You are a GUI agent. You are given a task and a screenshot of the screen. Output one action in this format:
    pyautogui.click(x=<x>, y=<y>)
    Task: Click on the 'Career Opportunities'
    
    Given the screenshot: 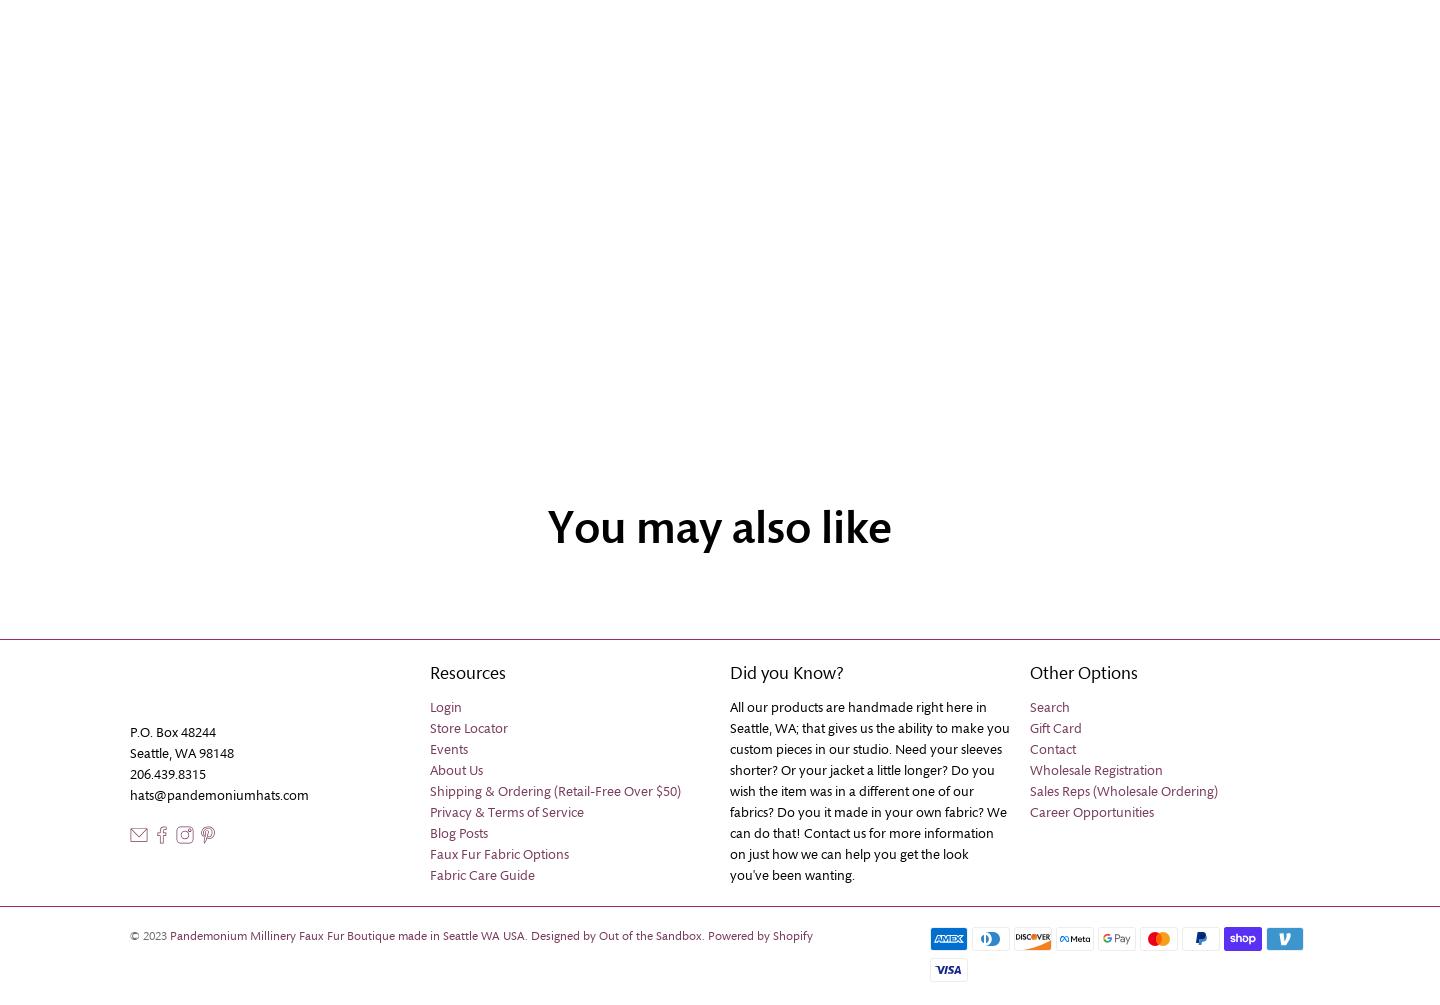 What is the action you would take?
    pyautogui.click(x=1090, y=812)
    